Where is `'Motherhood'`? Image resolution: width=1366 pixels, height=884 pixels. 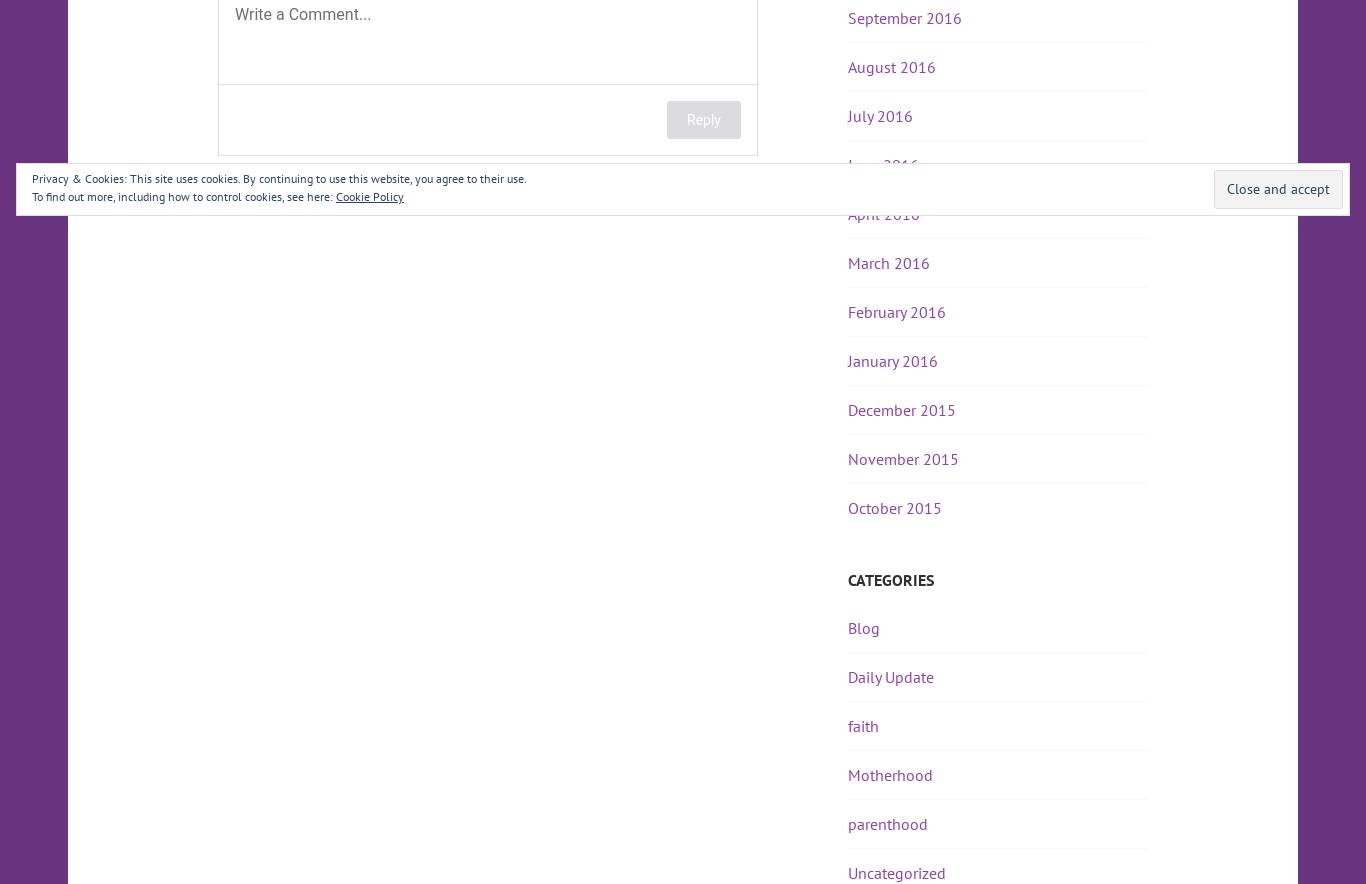
'Motherhood' is located at coordinates (847, 774).